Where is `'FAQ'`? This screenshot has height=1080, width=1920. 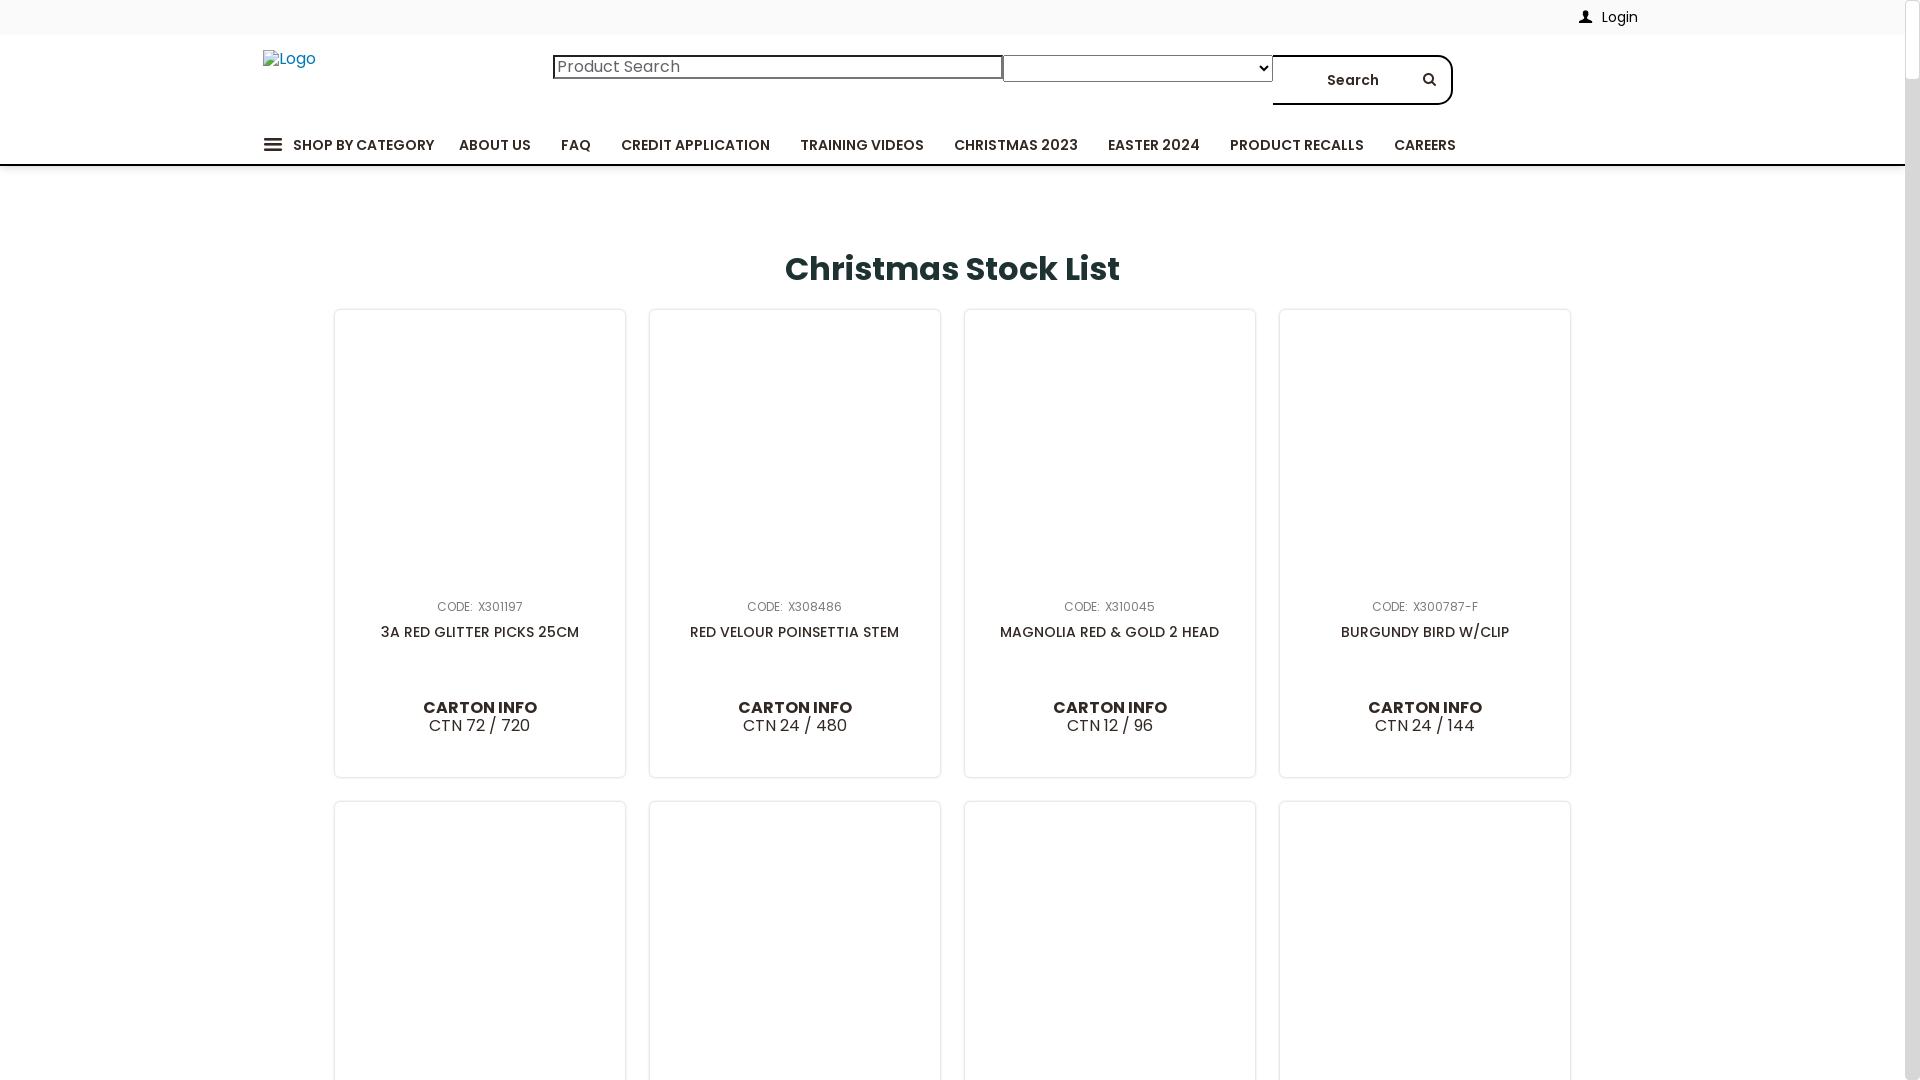
'FAQ' is located at coordinates (575, 144).